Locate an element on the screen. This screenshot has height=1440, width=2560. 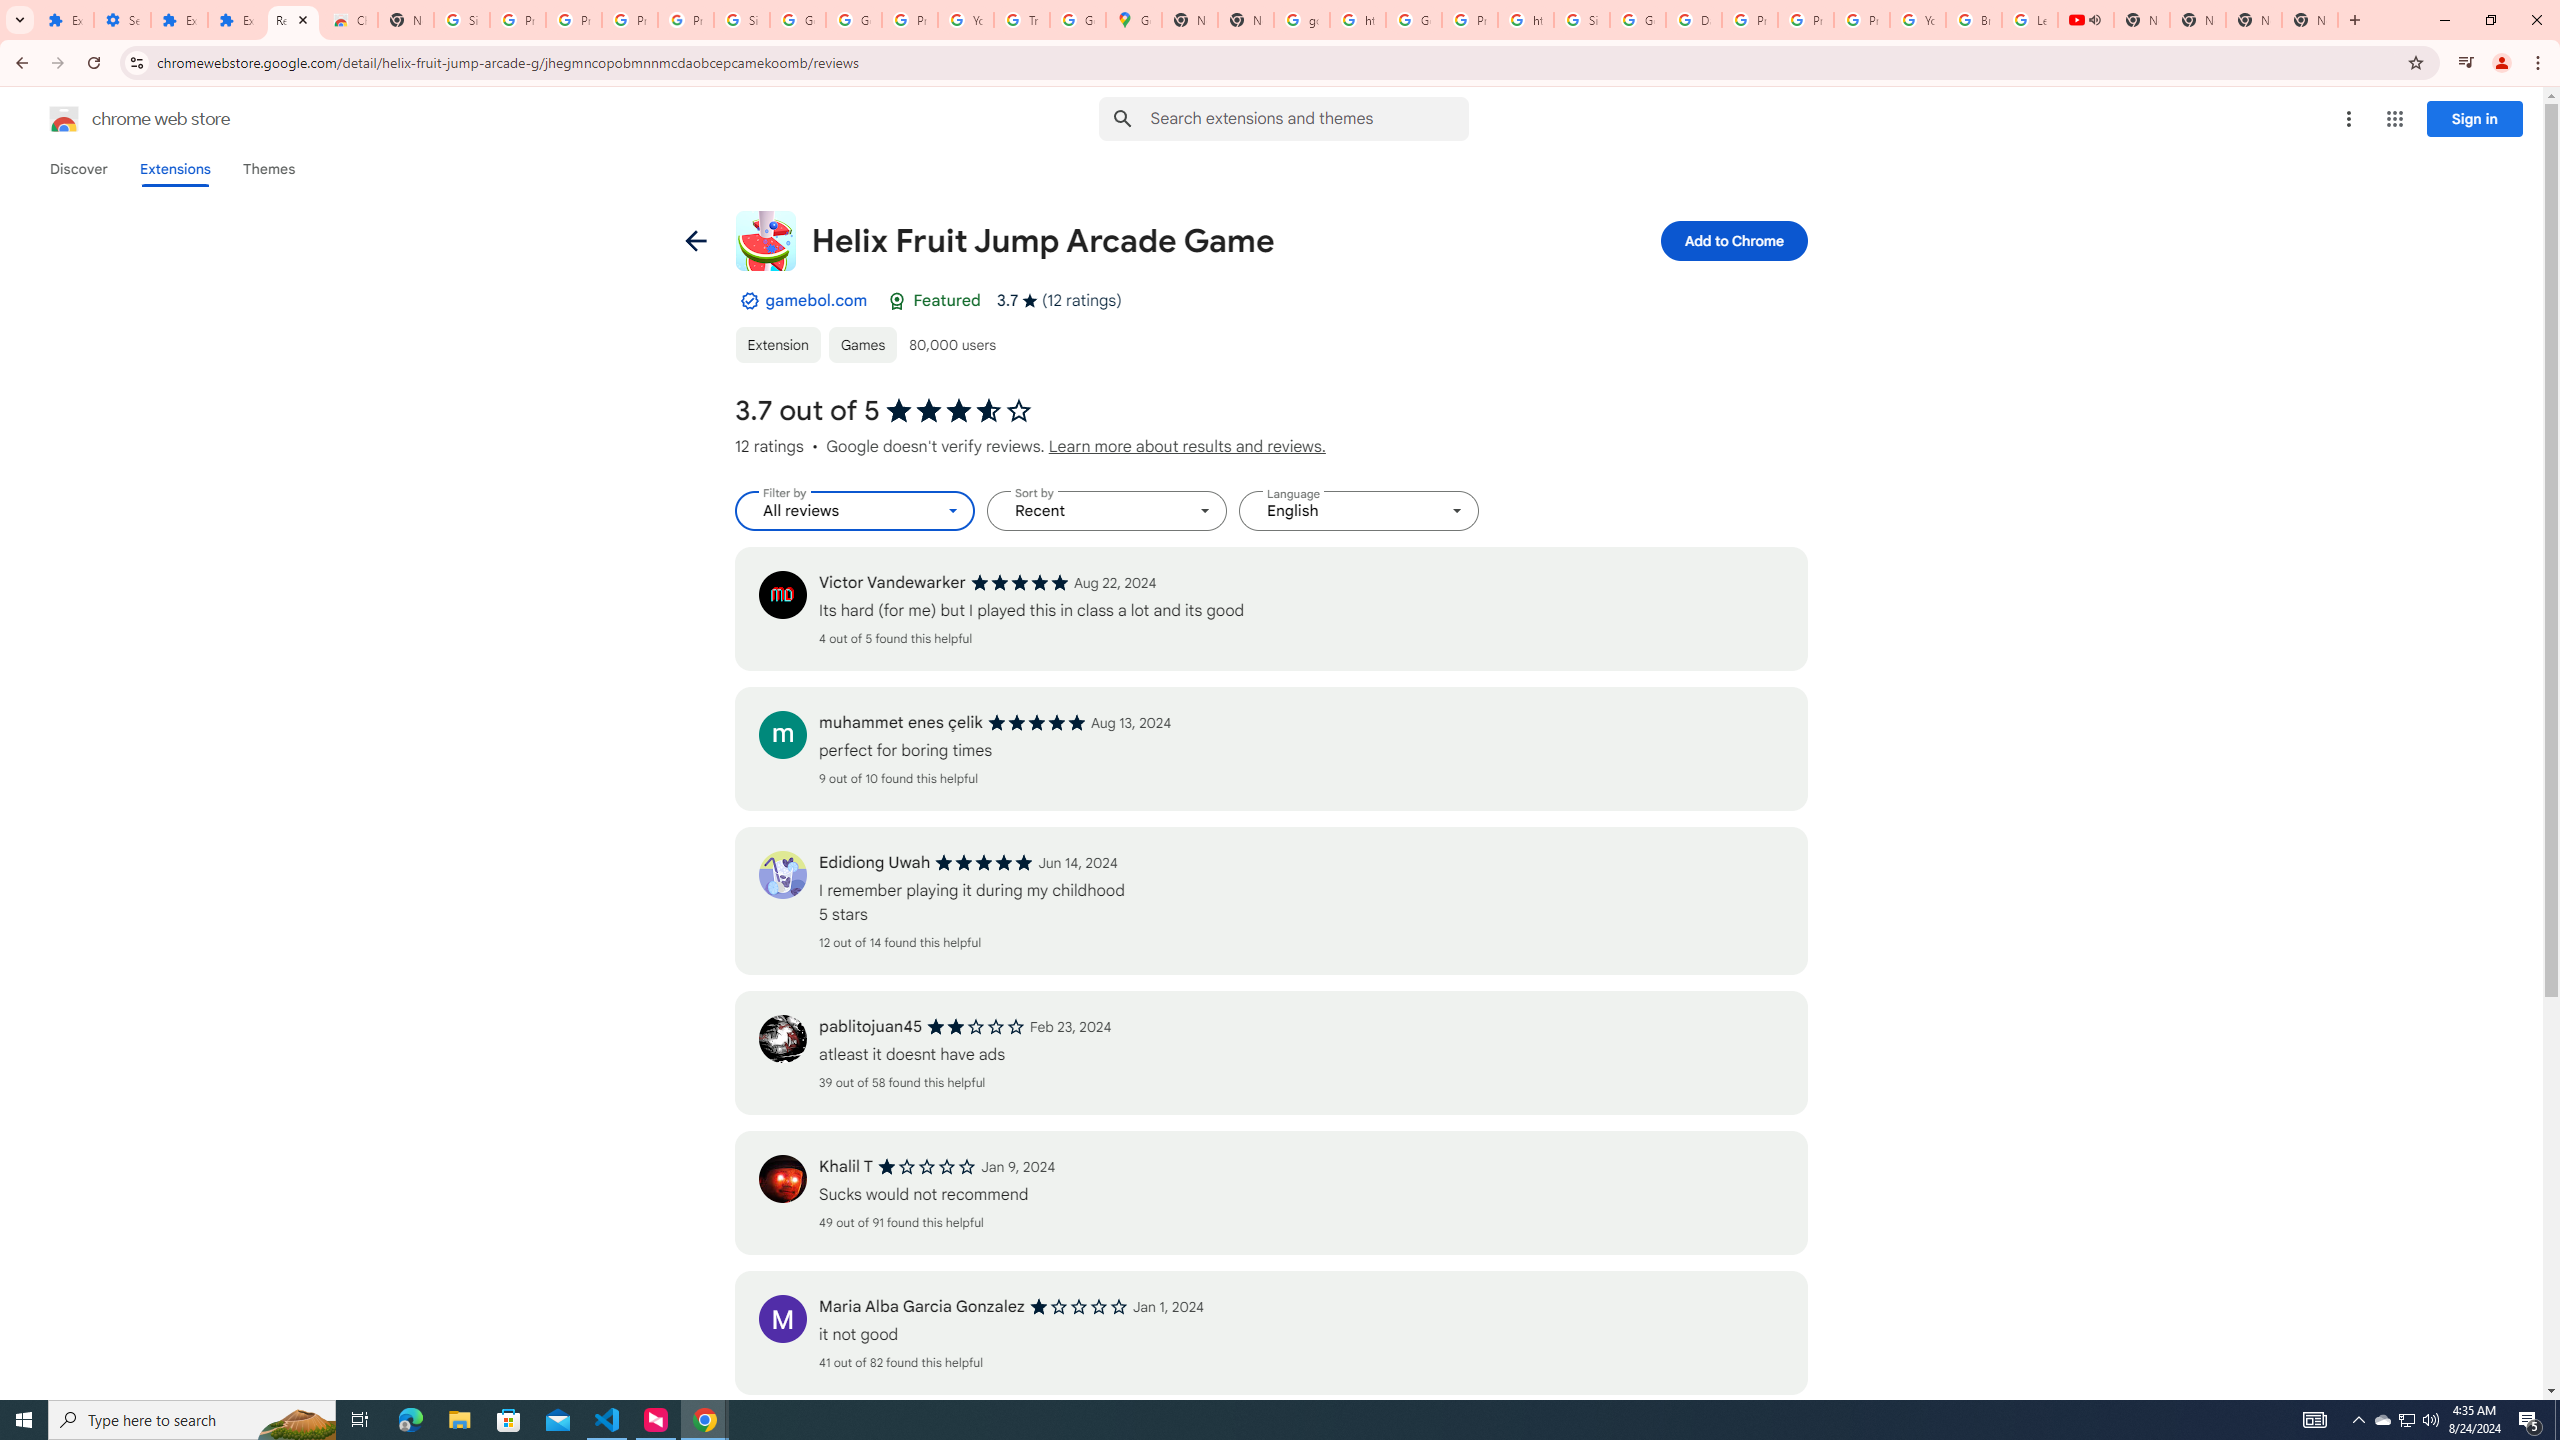
'Privacy Help Center - Policies Help' is located at coordinates (1805, 19).